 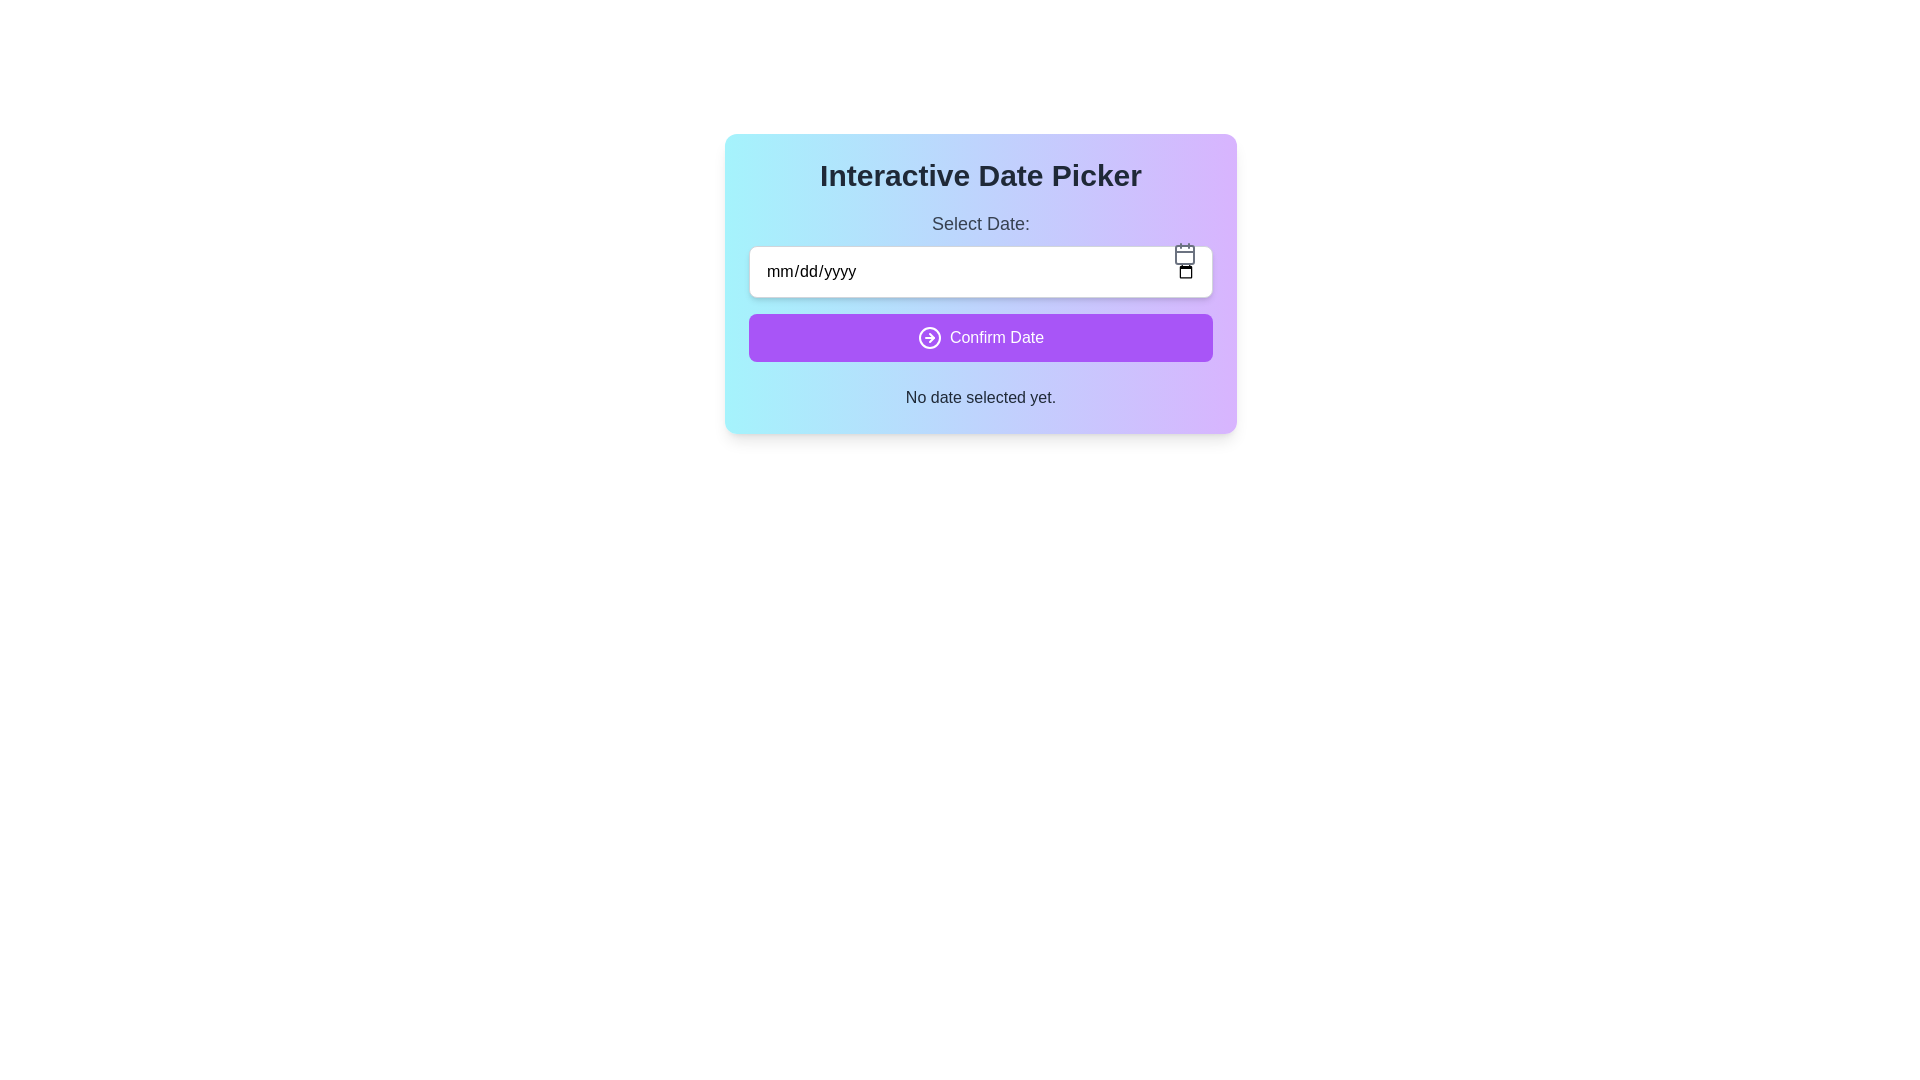 What do you see at coordinates (980, 175) in the screenshot?
I see `the bold title 'Interactive Date Picker' which is centrally positioned at the top of the card layout, styled in dark gray against a gradient background` at bounding box center [980, 175].